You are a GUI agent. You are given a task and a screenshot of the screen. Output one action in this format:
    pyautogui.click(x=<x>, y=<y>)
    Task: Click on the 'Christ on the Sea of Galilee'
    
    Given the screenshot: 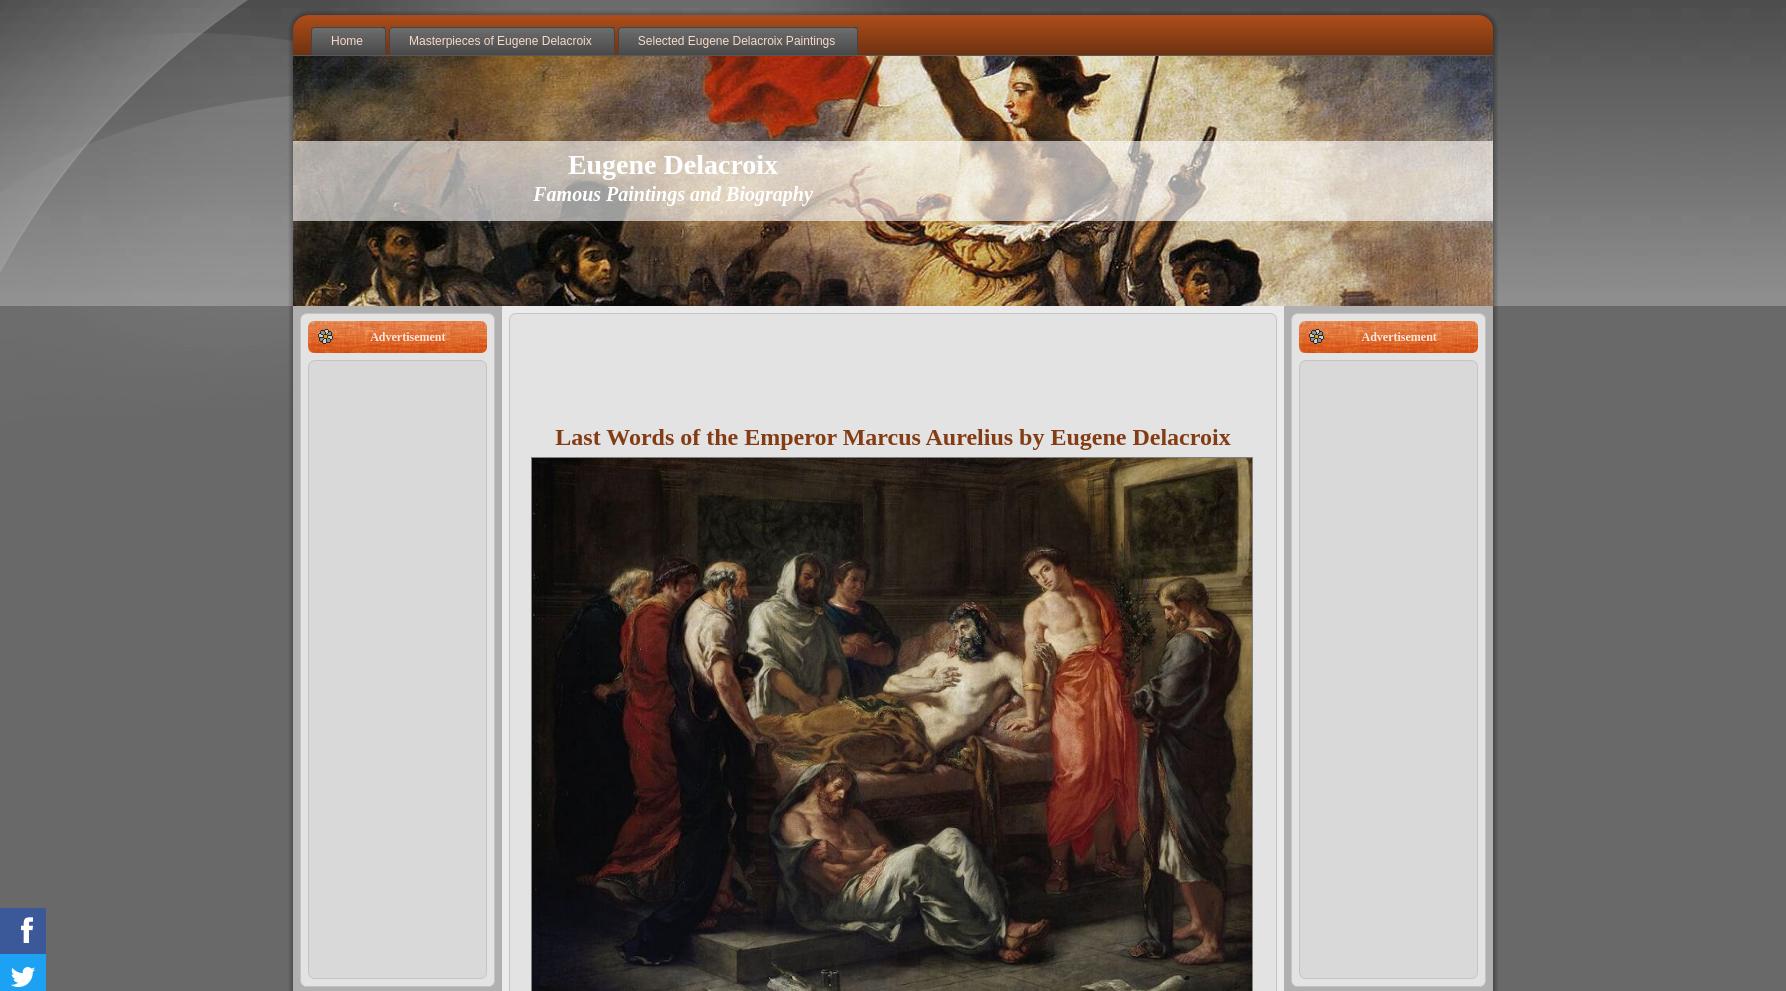 What is the action you would take?
    pyautogui.click(x=397, y=216)
    